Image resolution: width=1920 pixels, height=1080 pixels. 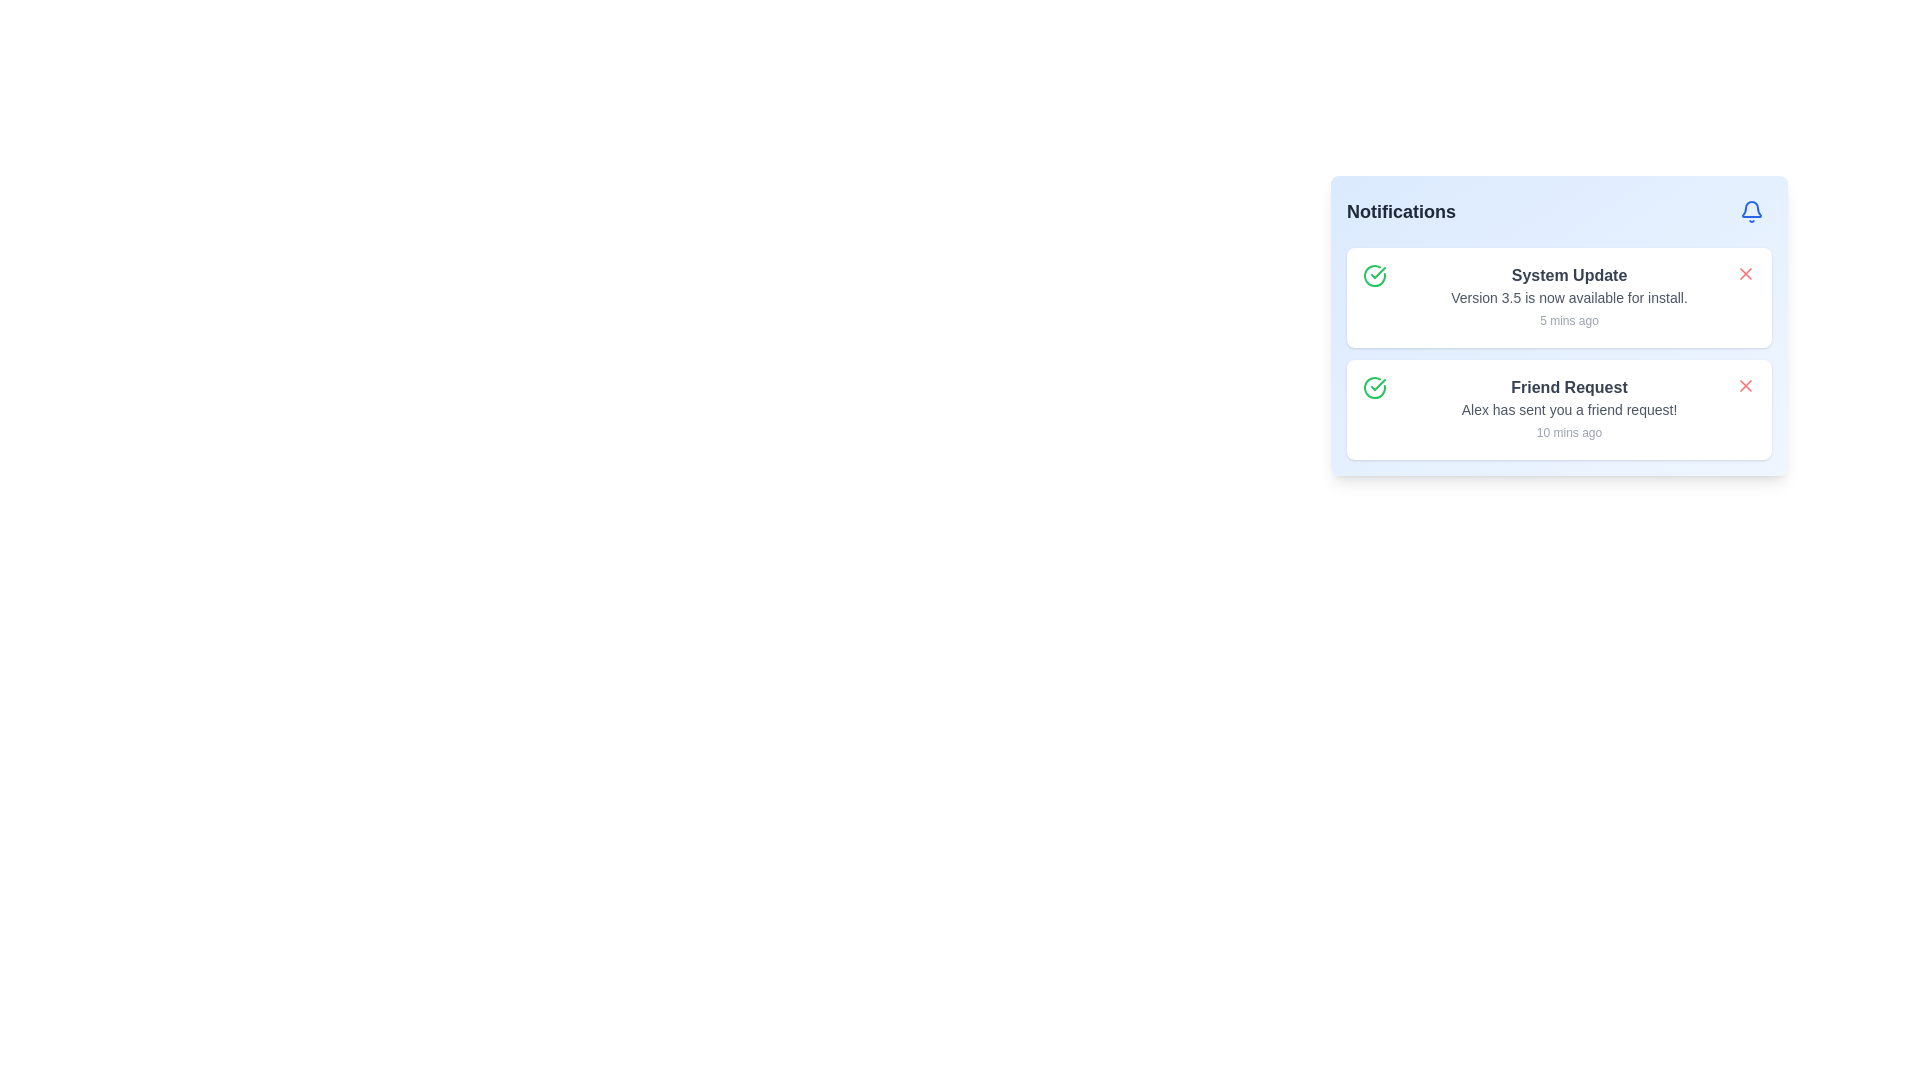 What do you see at coordinates (1751, 212) in the screenshot?
I see `the blue notification bell icon located at the top-right corner of the notification card` at bounding box center [1751, 212].